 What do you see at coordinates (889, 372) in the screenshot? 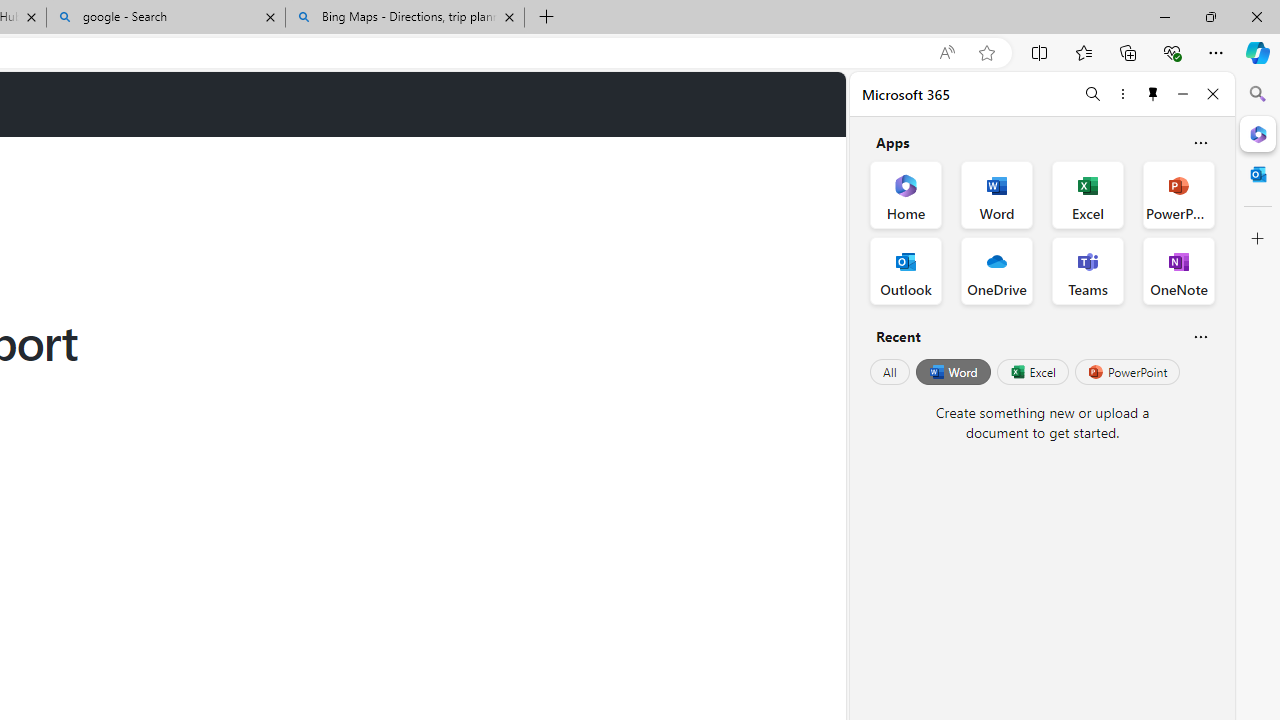
I see `'All'` at bounding box center [889, 372].